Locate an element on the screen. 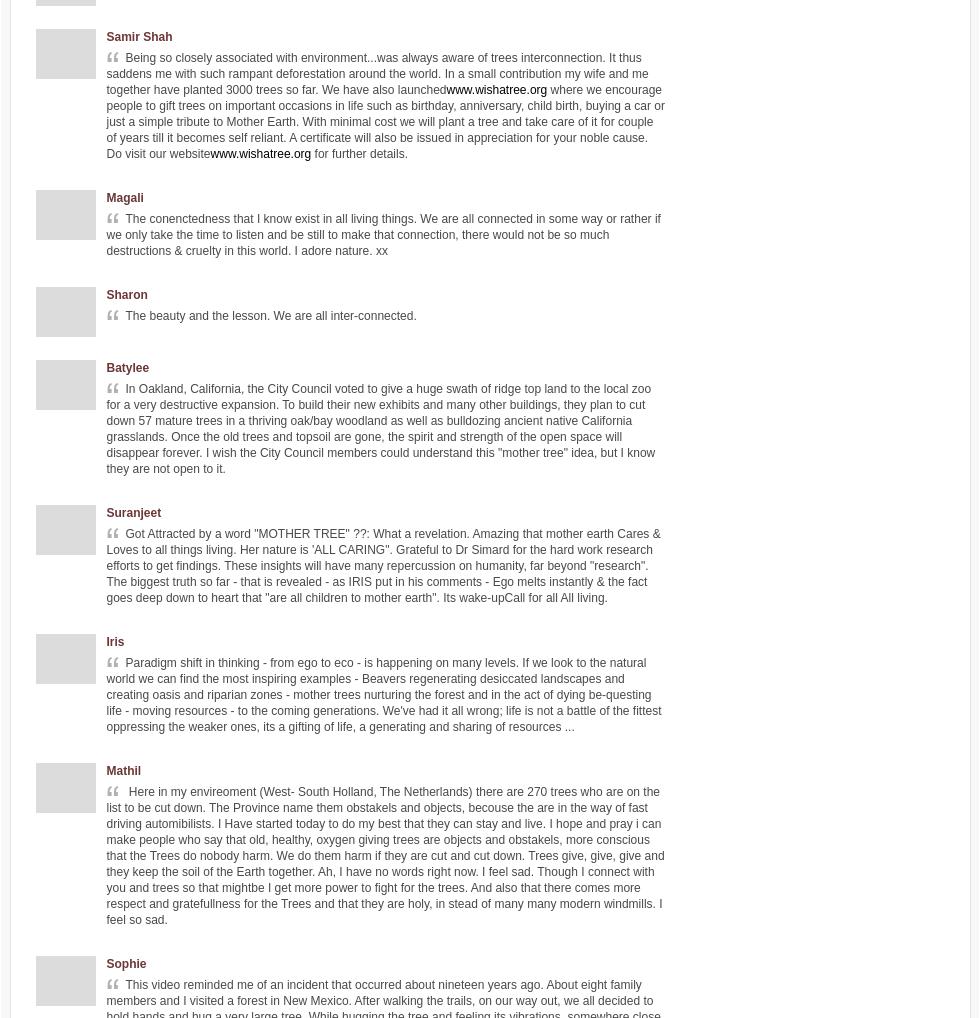  'The beauty and the lesson.  We are all inter-connected.' is located at coordinates (270, 314).